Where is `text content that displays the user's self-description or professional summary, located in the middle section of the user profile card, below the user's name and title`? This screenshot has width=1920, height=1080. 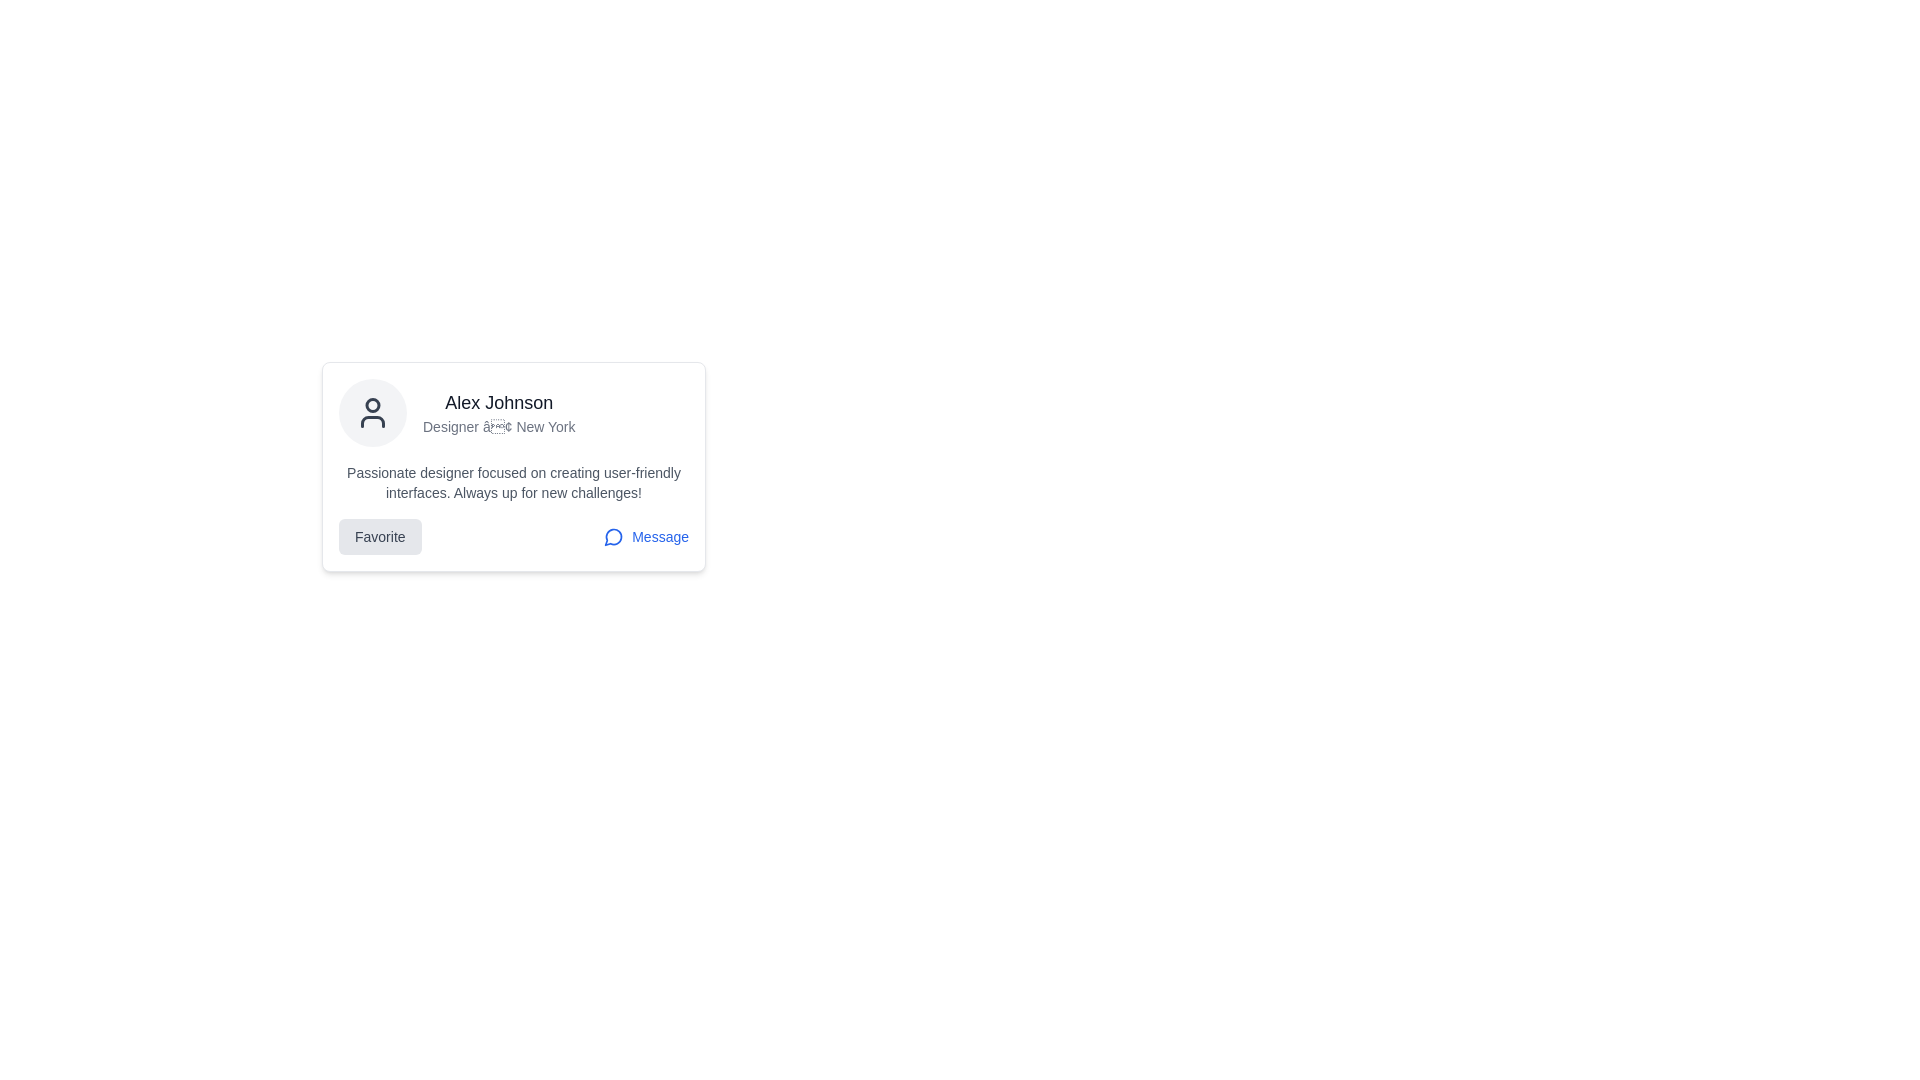
text content that displays the user's self-description or professional summary, located in the middle section of the user profile card, below the user's name and title is located at coordinates (513, 482).